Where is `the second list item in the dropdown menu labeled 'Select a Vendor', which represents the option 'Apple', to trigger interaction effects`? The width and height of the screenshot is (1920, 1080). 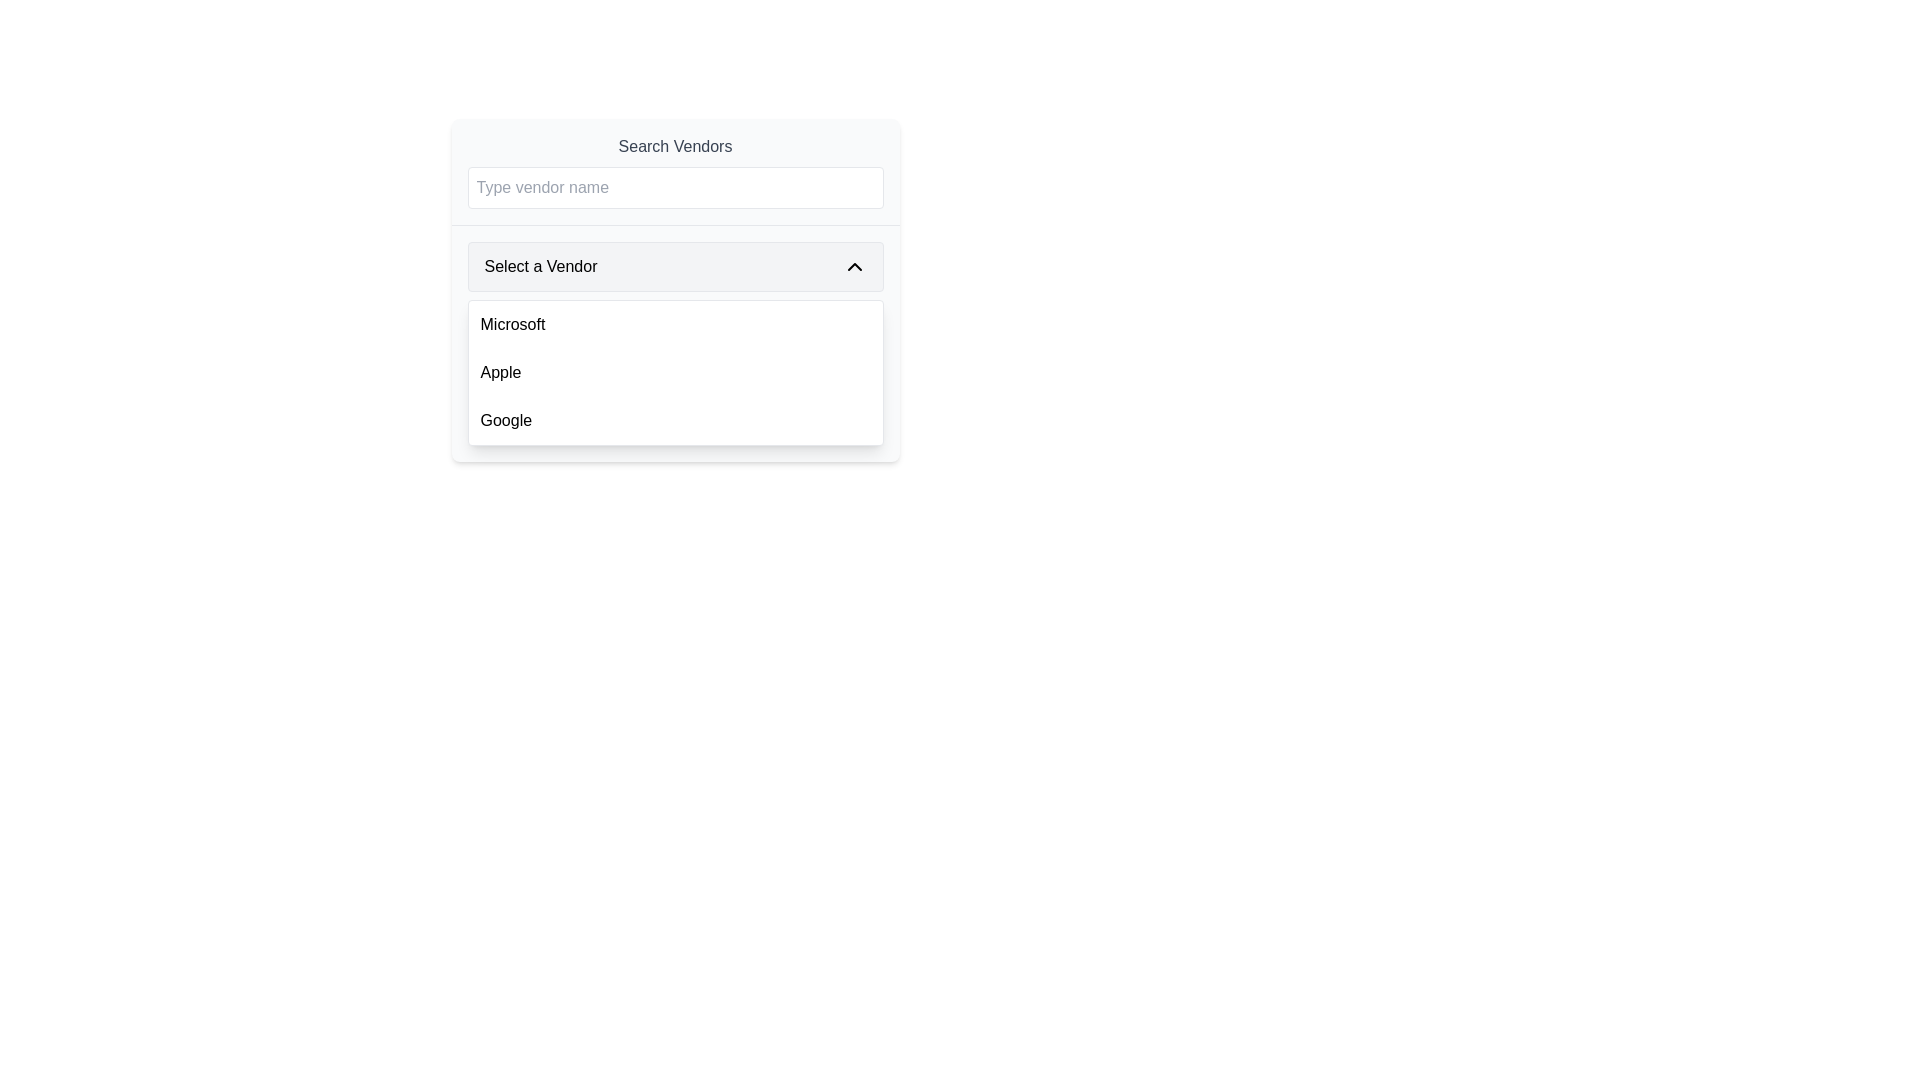 the second list item in the dropdown menu labeled 'Select a Vendor', which represents the option 'Apple', to trigger interaction effects is located at coordinates (675, 373).